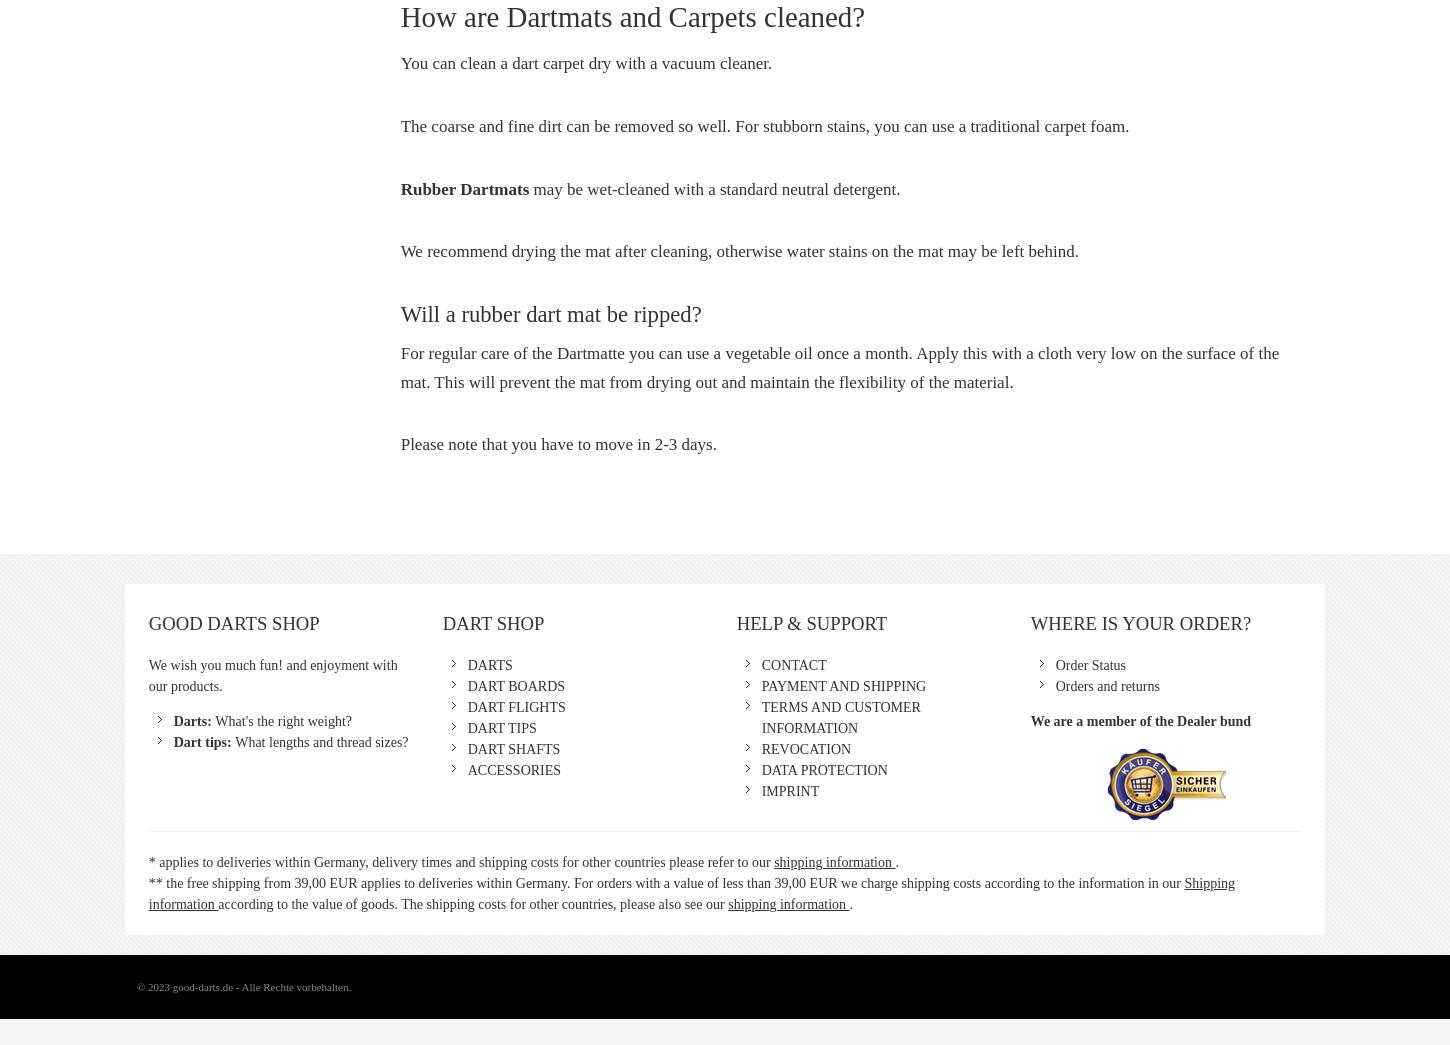  What do you see at coordinates (516, 686) in the screenshot?
I see `'DART BOARDS'` at bounding box center [516, 686].